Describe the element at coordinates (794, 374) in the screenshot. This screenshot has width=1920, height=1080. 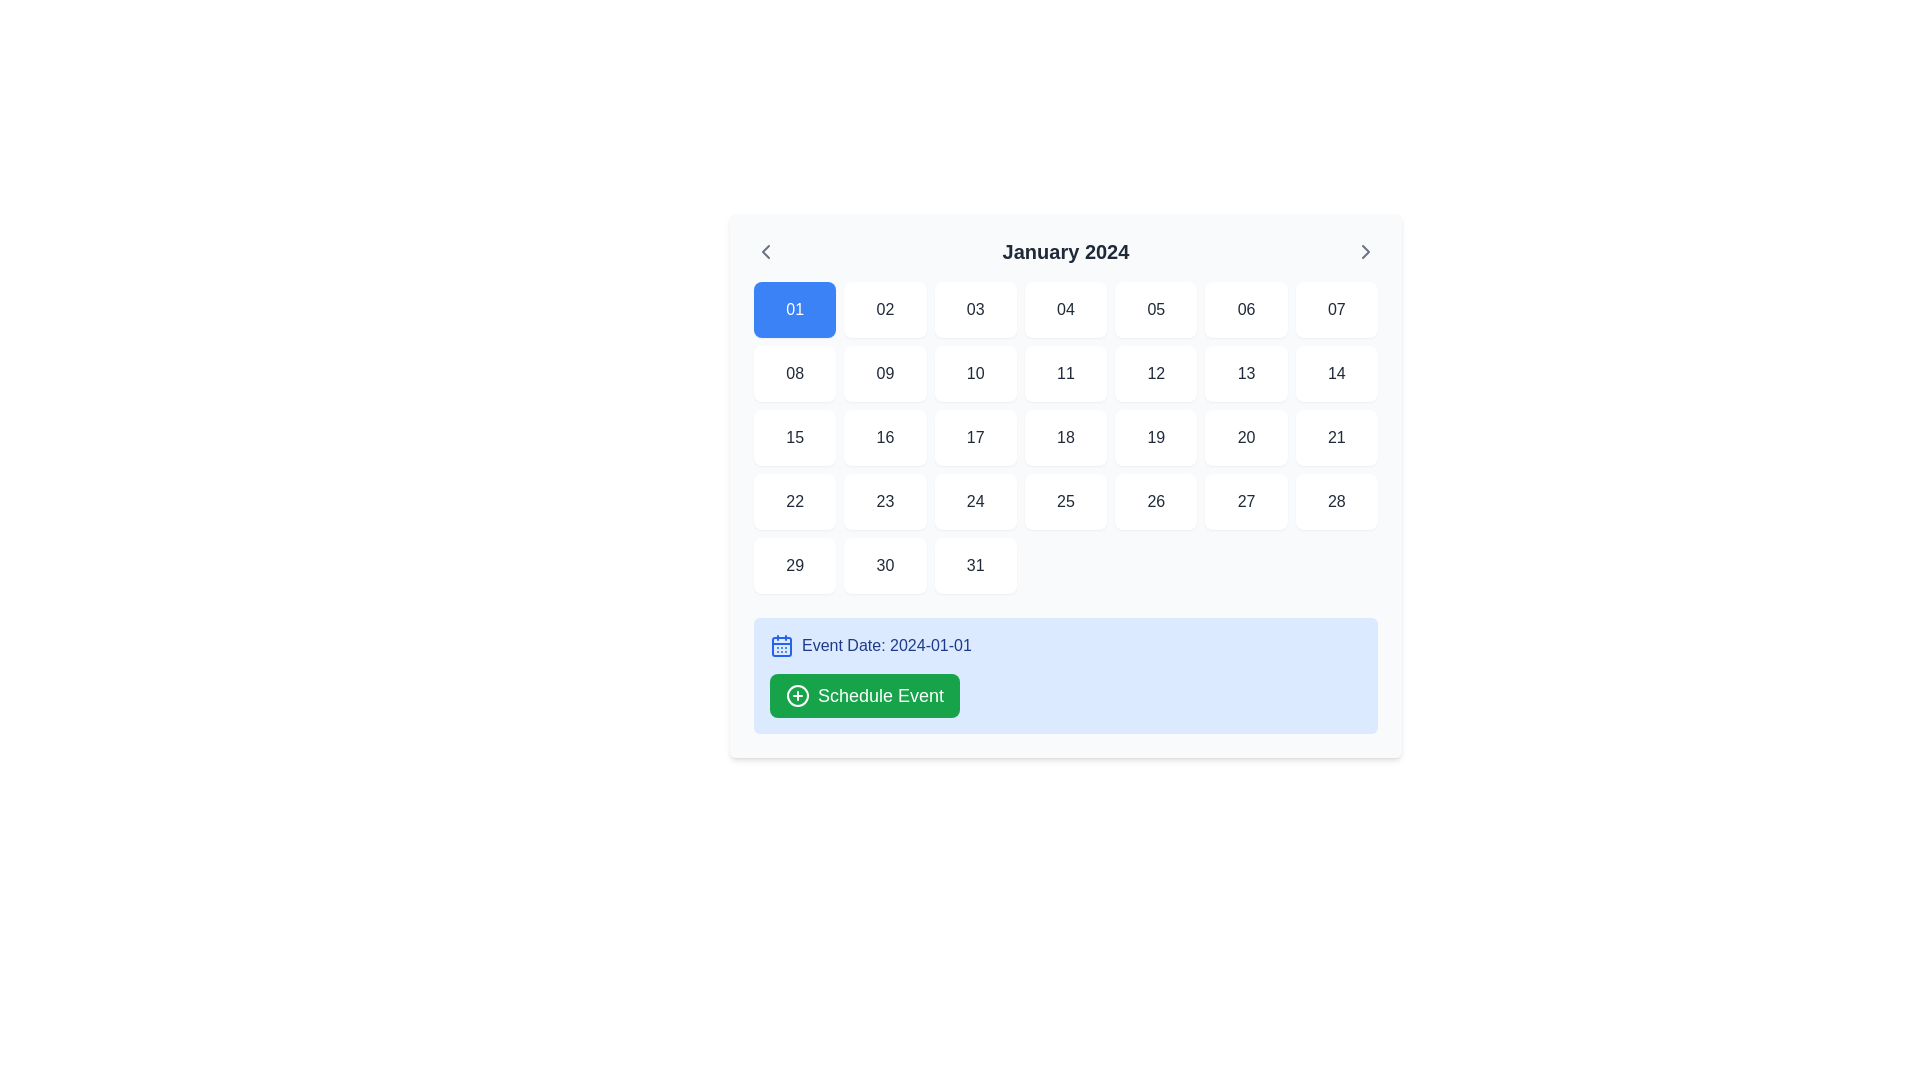
I see `the square button labeled '08' in the calendar grid` at that location.